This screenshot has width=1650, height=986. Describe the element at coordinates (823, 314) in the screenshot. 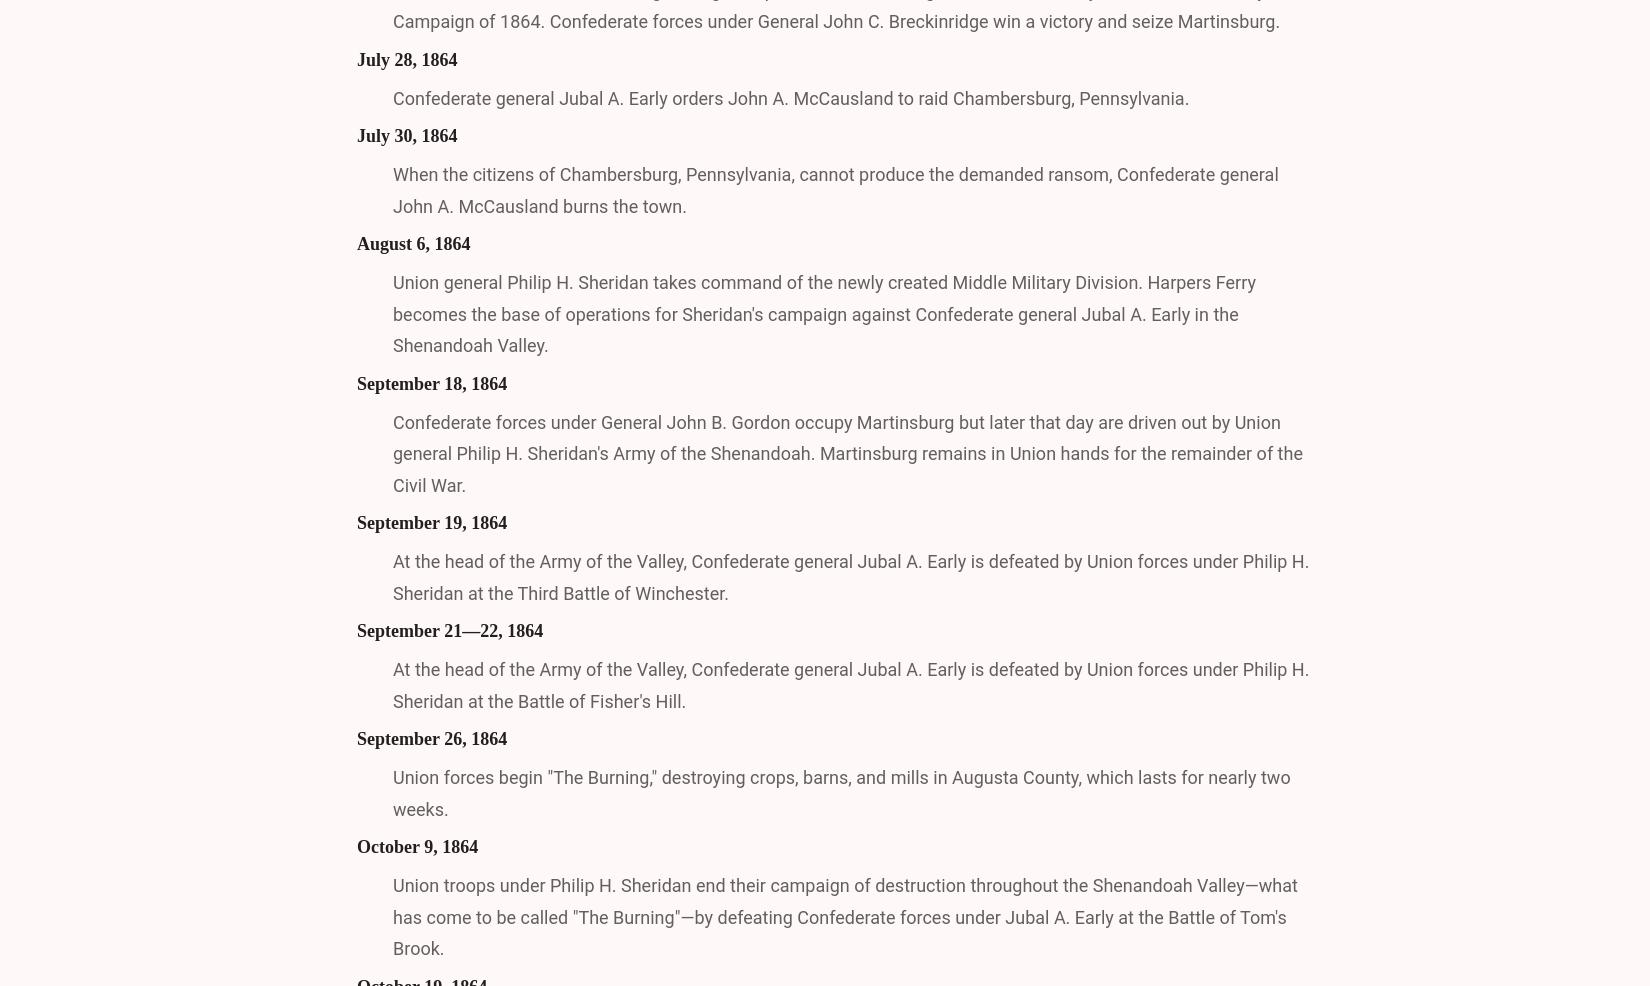

I see `'Union general Philip H. Sheridan takes command of the newly created Middle Military Division. Harpers Ferry becomes the base of operations for Sheridan's campaign against Confederate general Jubal A. Early in the Shenandoah Valley.'` at that location.